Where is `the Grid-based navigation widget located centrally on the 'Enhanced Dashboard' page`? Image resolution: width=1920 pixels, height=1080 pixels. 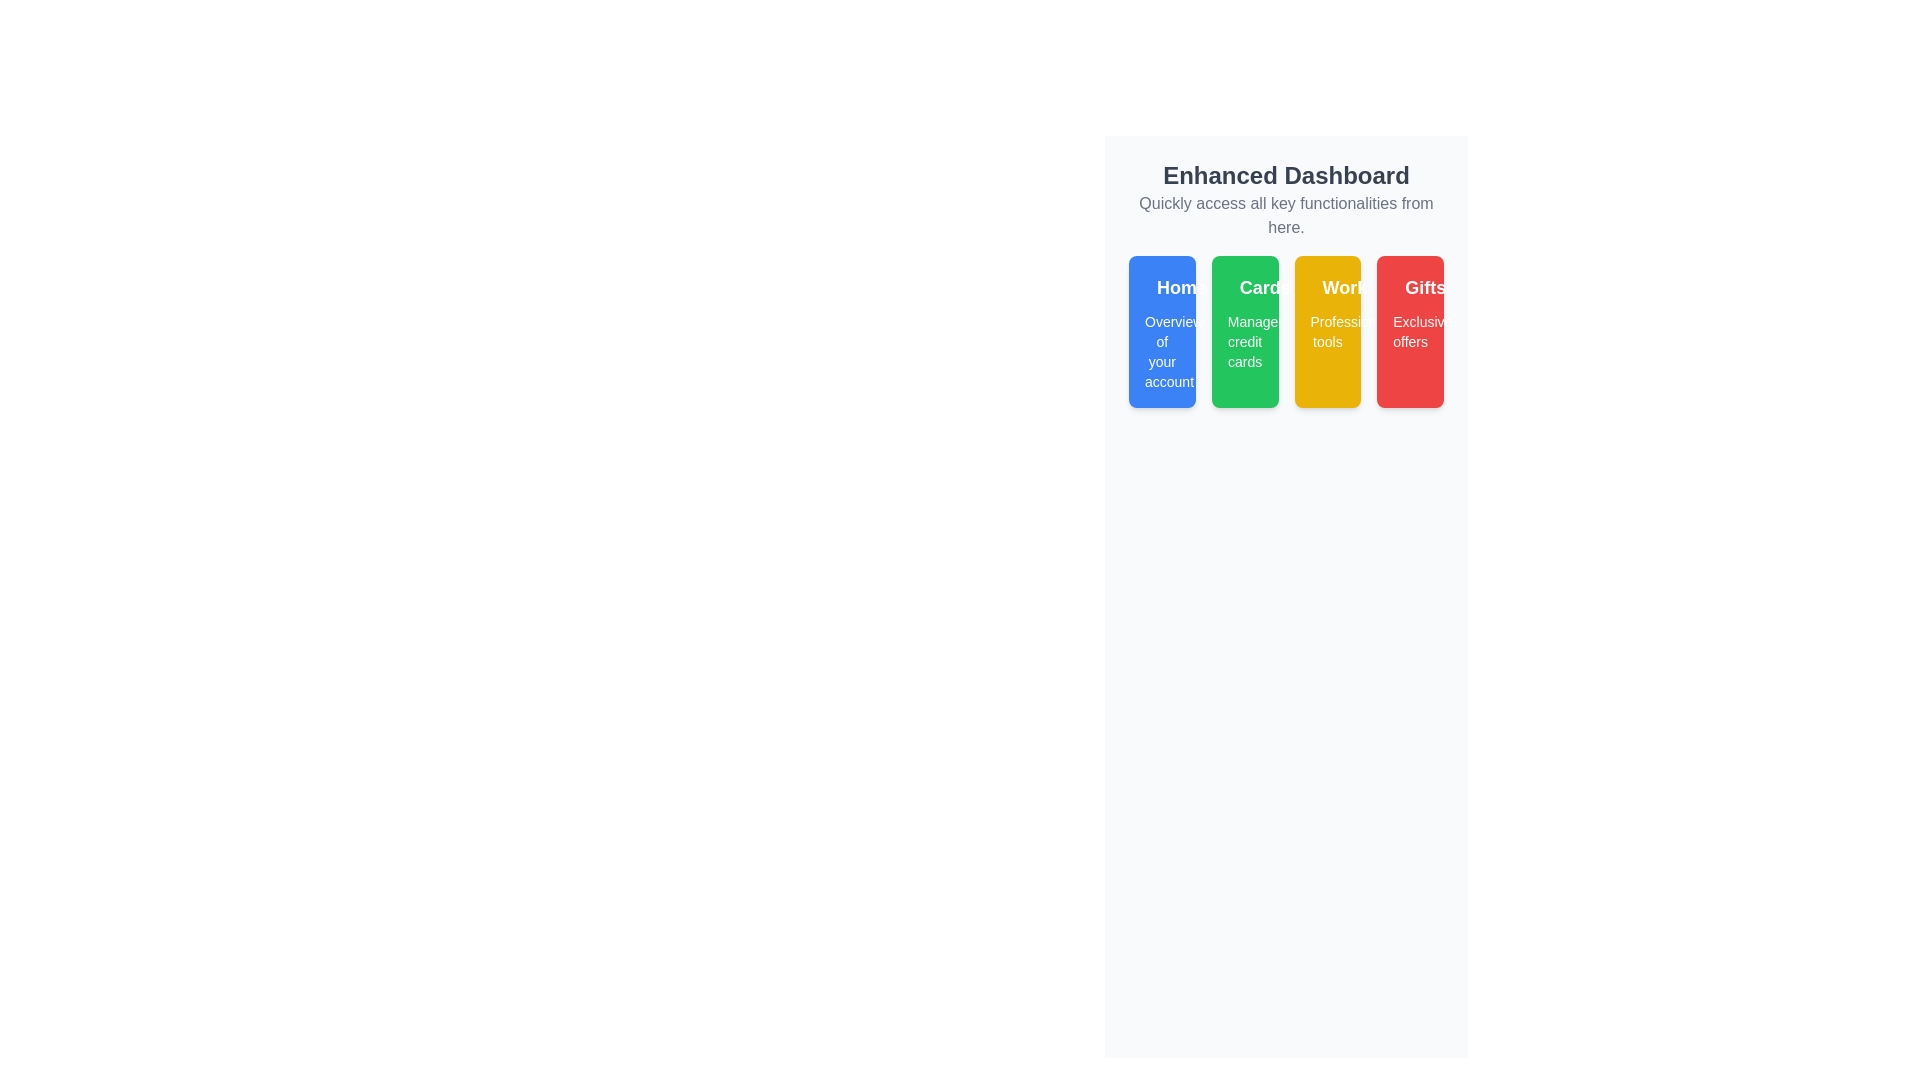
the Grid-based navigation widget located centrally on the 'Enhanced Dashboard' page is located at coordinates (1286, 330).